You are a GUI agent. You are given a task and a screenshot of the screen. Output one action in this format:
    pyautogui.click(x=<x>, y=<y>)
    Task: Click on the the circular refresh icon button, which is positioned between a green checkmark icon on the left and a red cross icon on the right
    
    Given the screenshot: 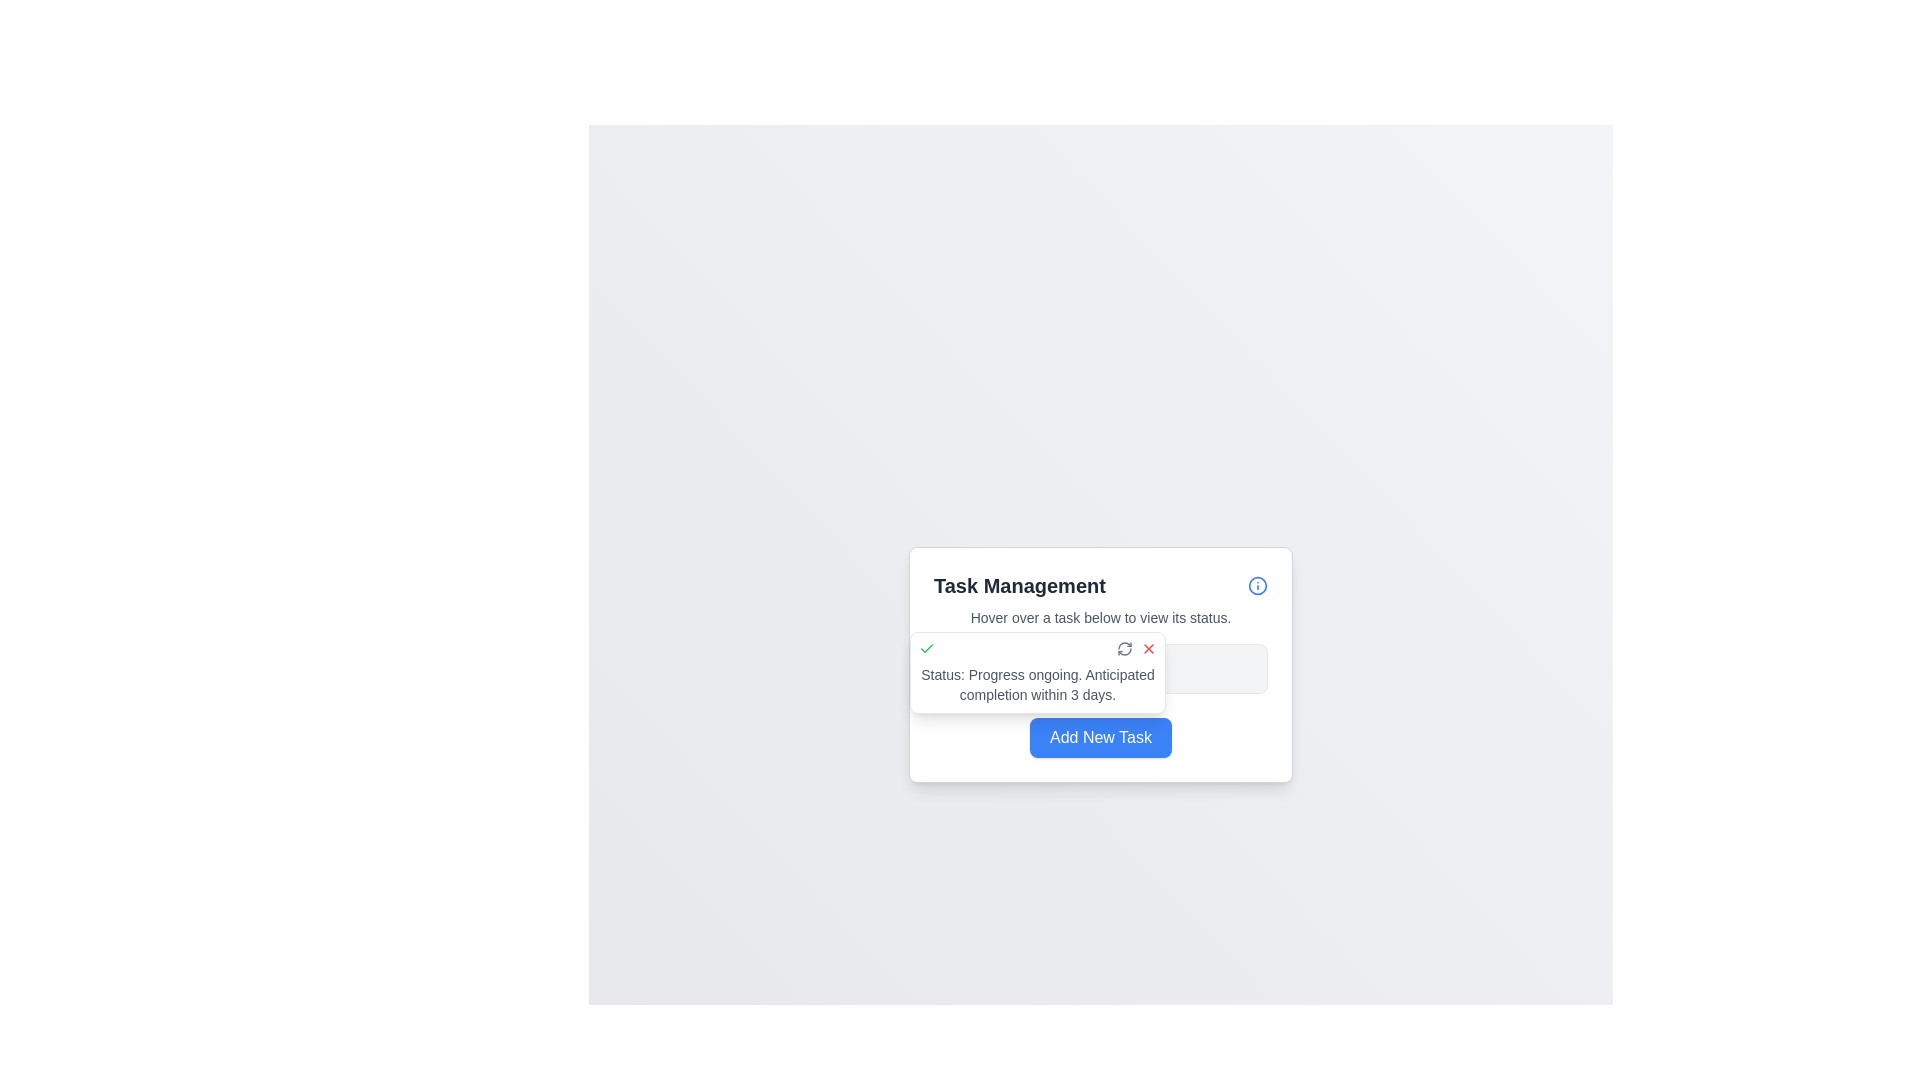 What is the action you would take?
    pyautogui.click(x=1124, y=648)
    